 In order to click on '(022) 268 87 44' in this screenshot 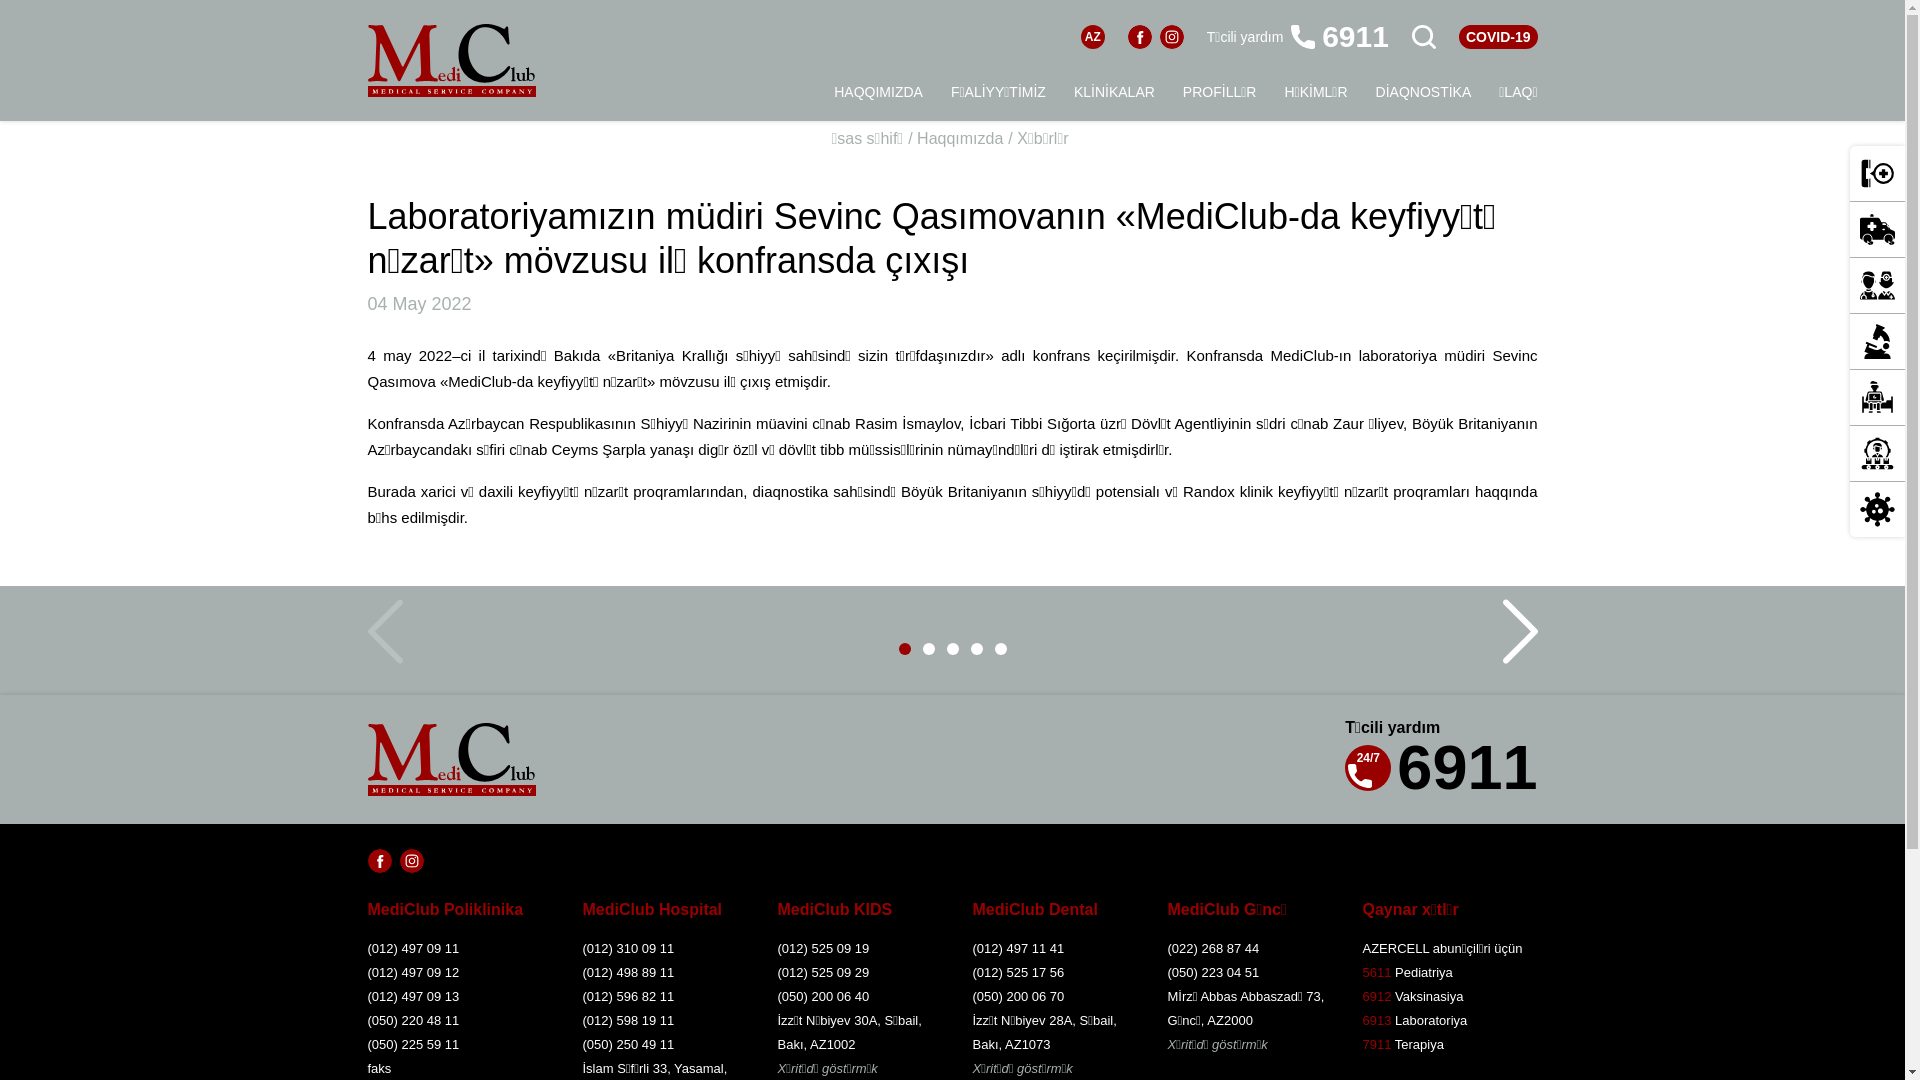, I will do `click(1167, 947)`.